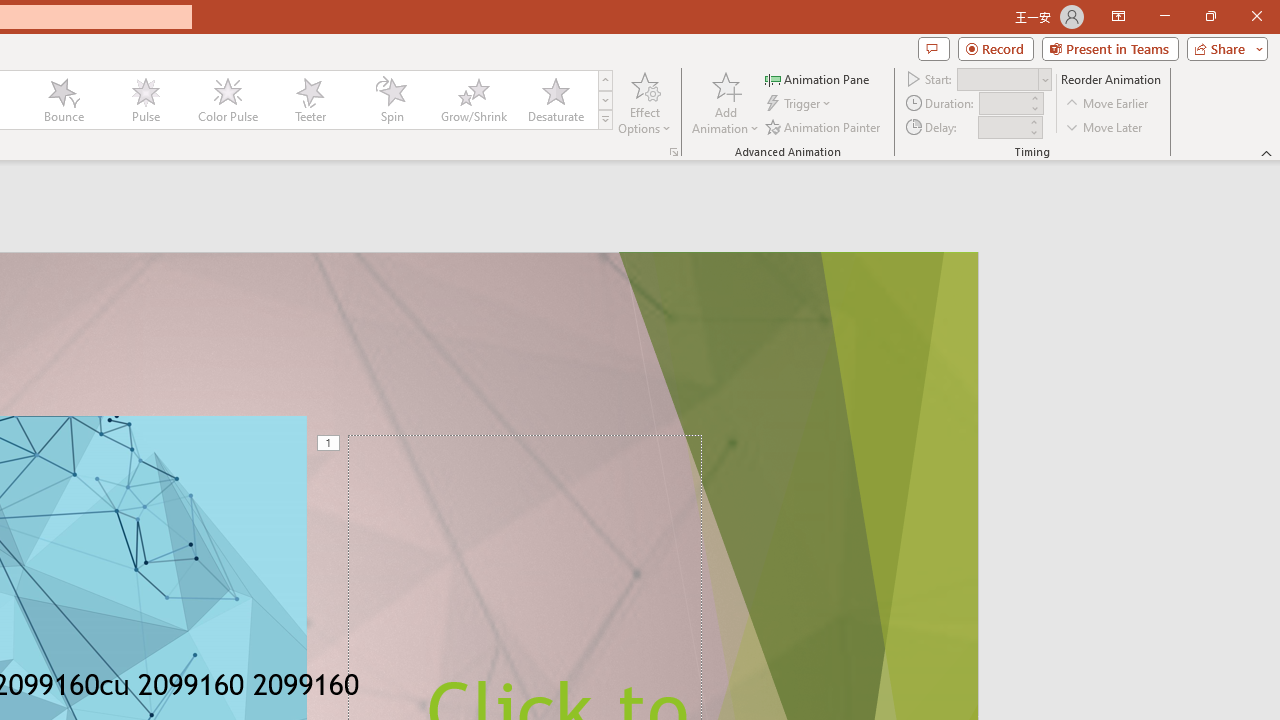 This screenshot has width=1280, height=720. What do you see at coordinates (645, 103) in the screenshot?
I see `'Effect Options'` at bounding box center [645, 103].